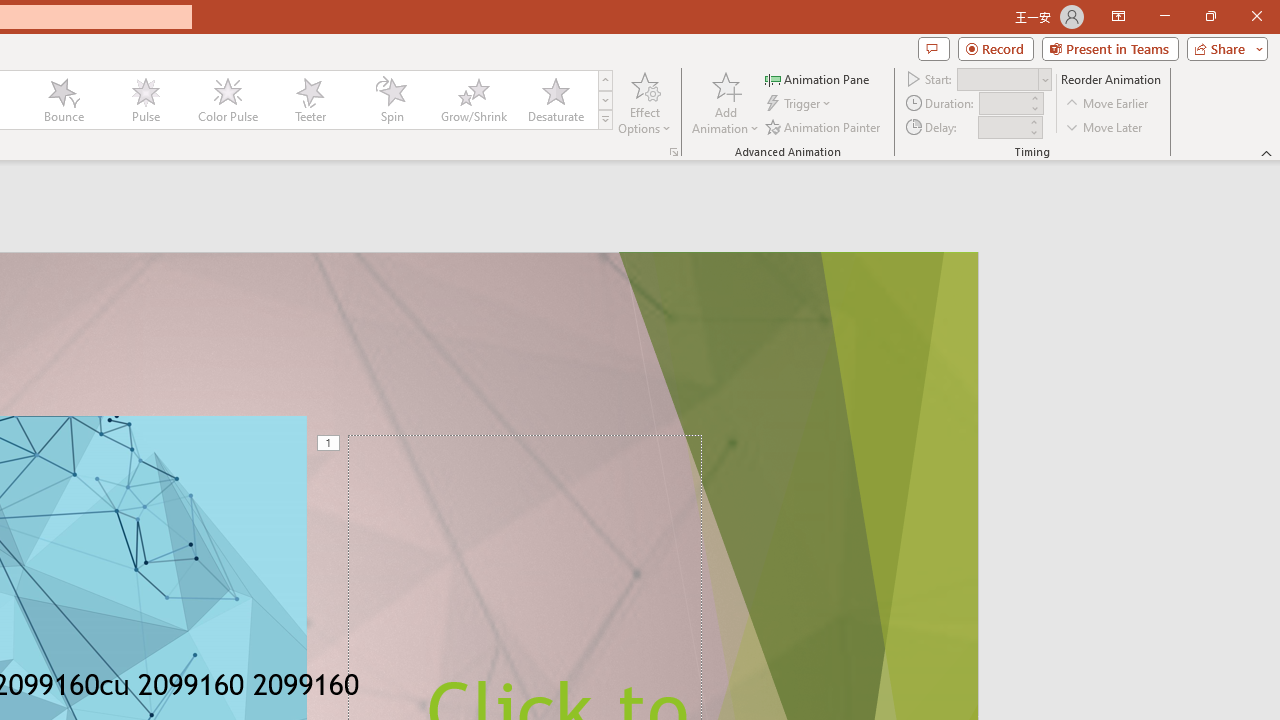 This screenshot has width=1280, height=720. What do you see at coordinates (645, 103) in the screenshot?
I see `'Effect Options'` at bounding box center [645, 103].